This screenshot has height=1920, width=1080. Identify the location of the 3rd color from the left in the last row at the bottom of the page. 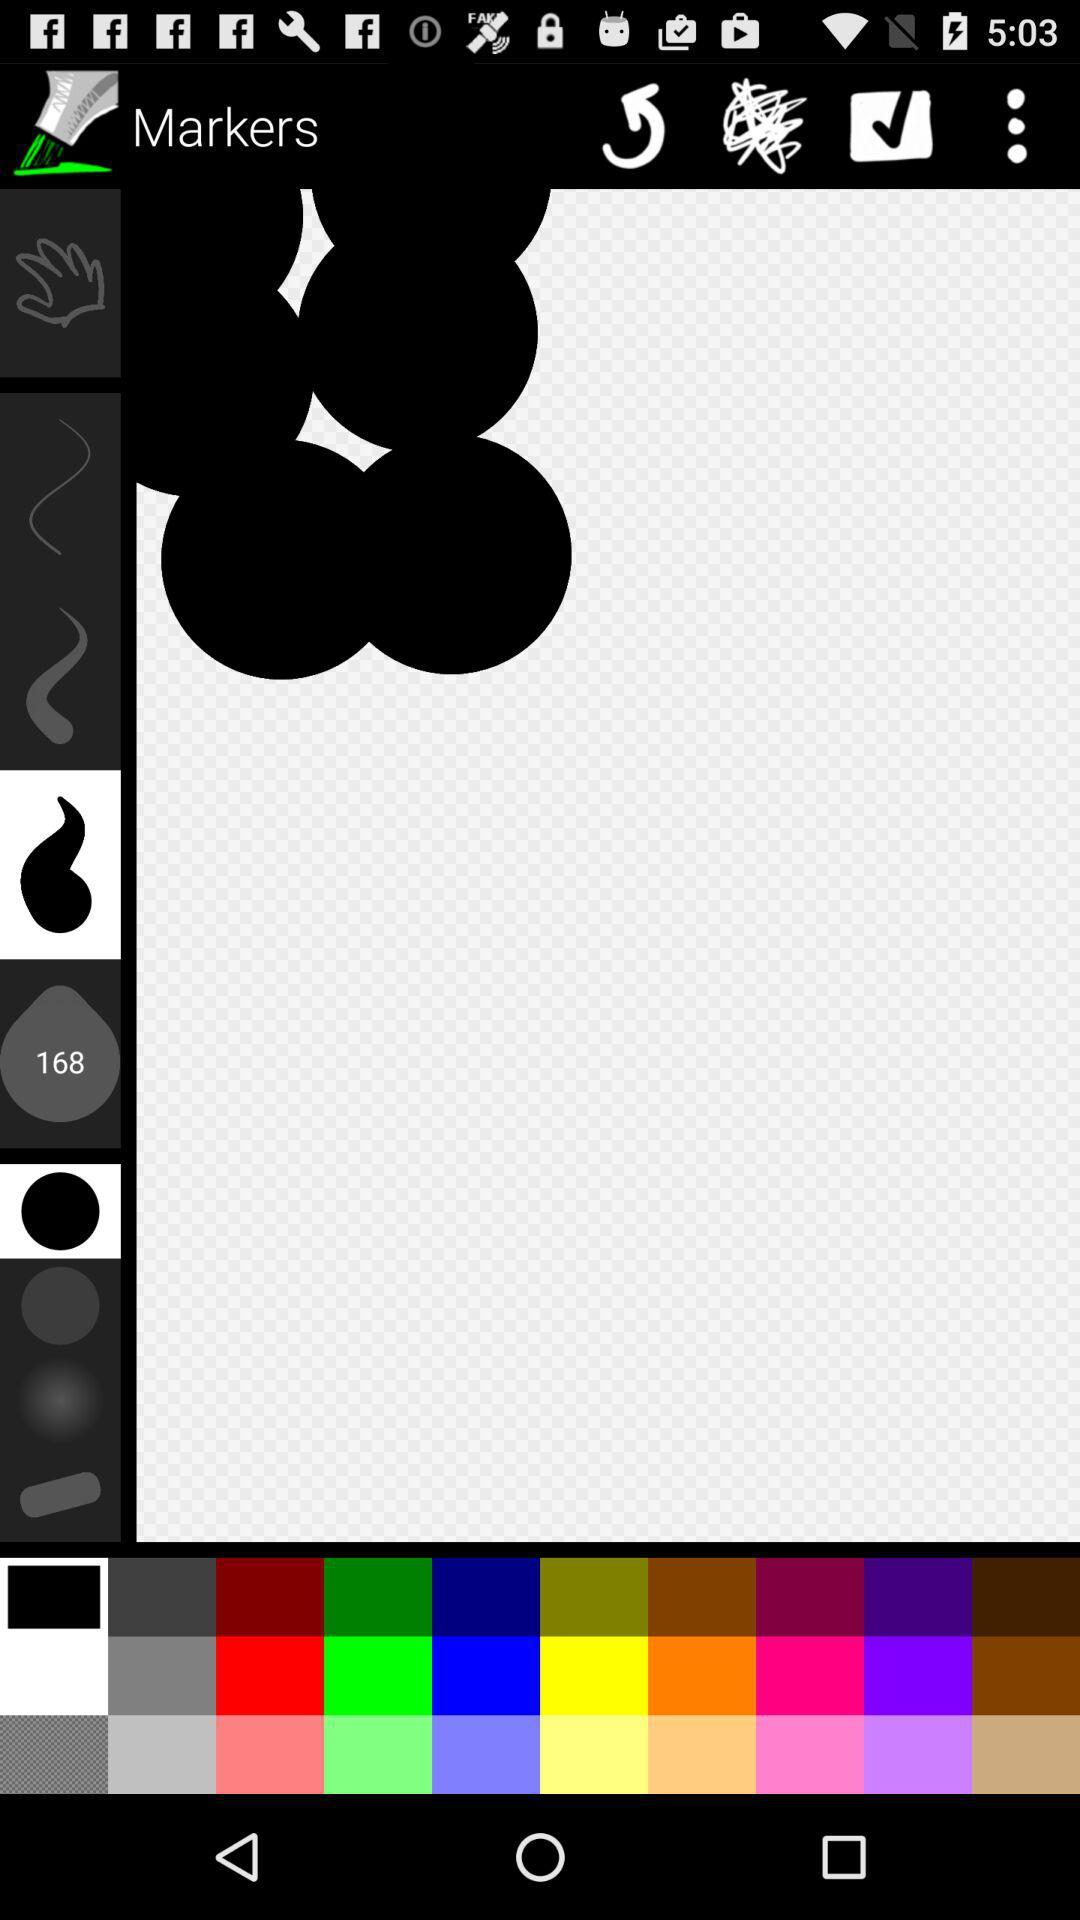
(270, 1753).